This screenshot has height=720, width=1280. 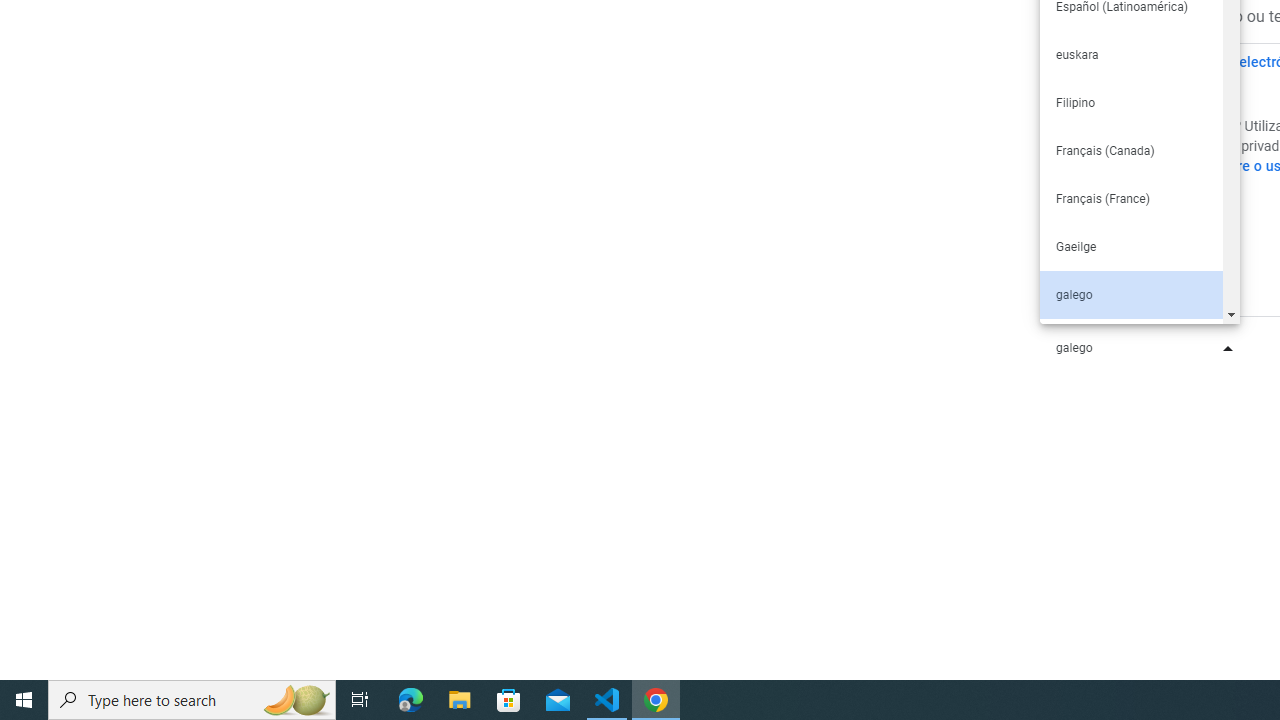 What do you see at coordinates (1130, 54) in the screenshot?
I see `'euskara'` at bounding box center [1130, 54].